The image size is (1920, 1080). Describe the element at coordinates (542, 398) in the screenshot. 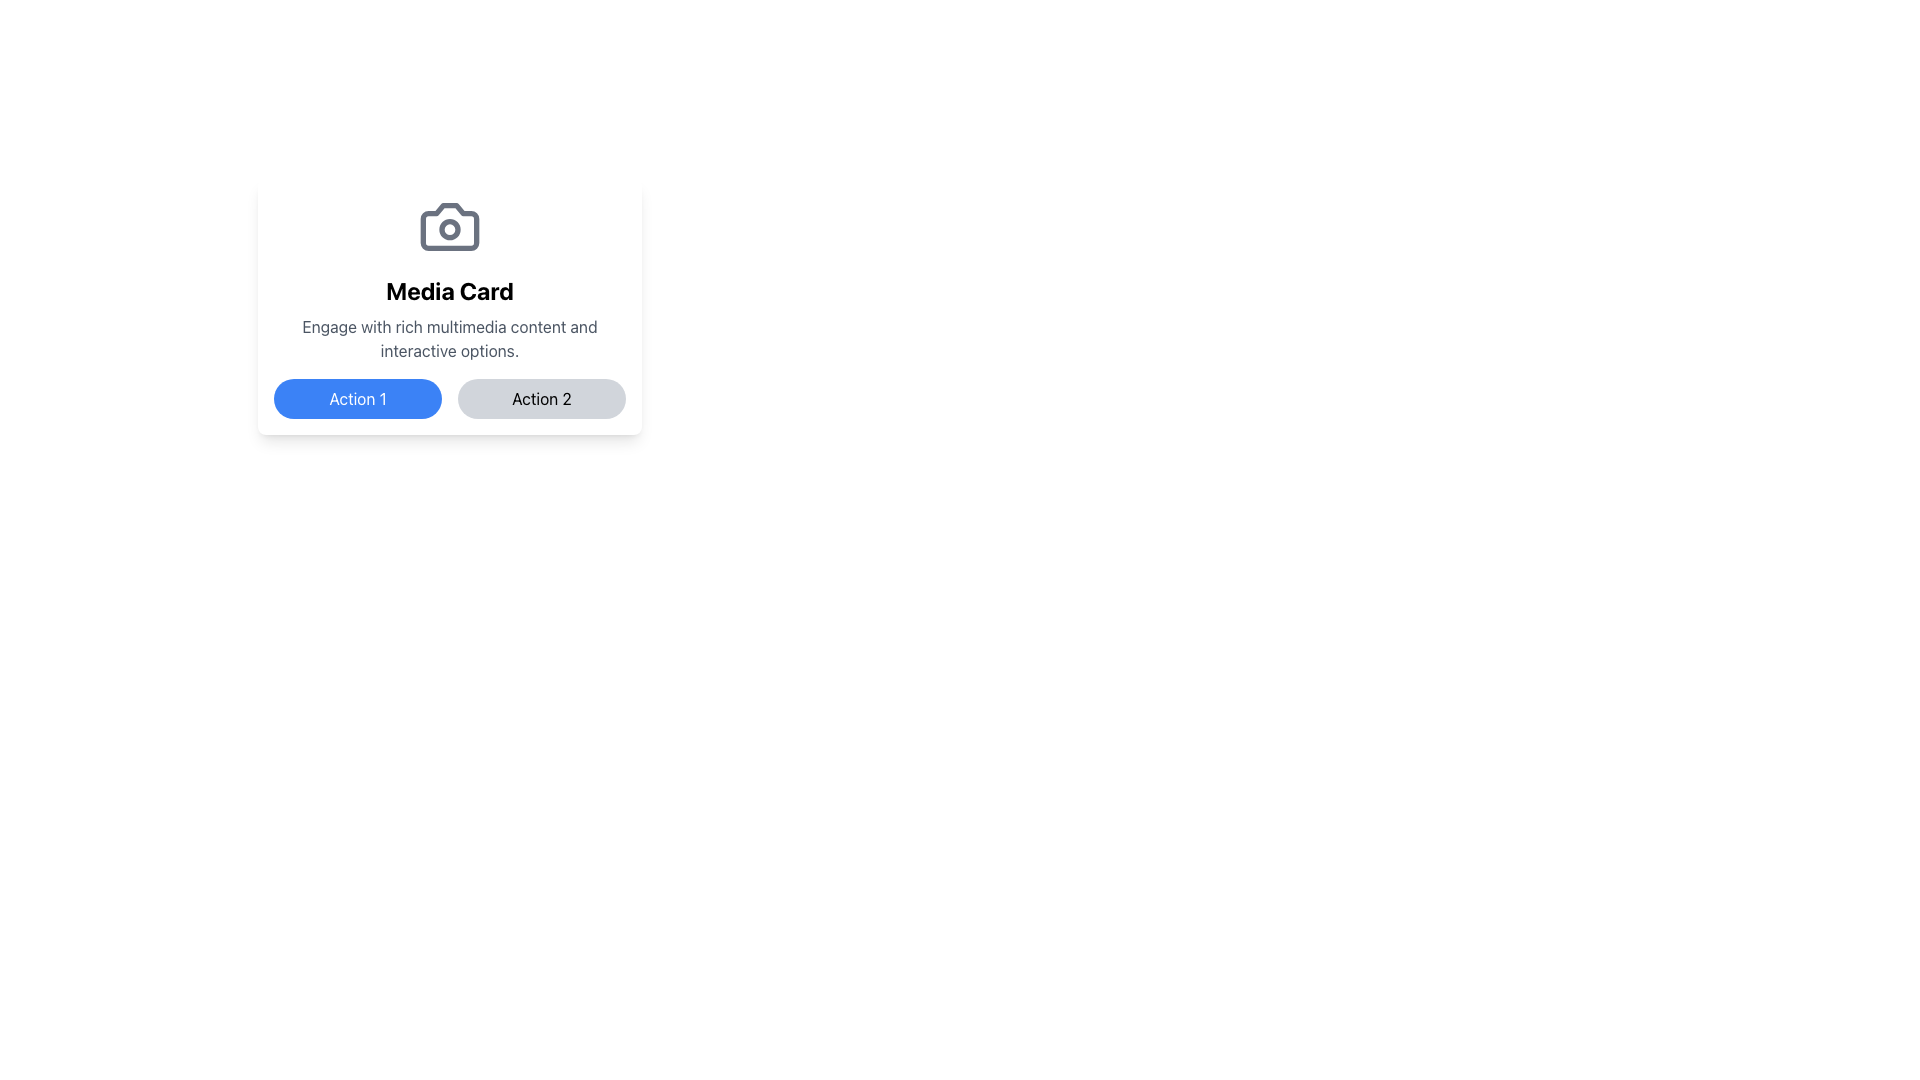

I see `the horizontally elongated button with rounded corners and bold black text reading 'Action 2'` at that location.